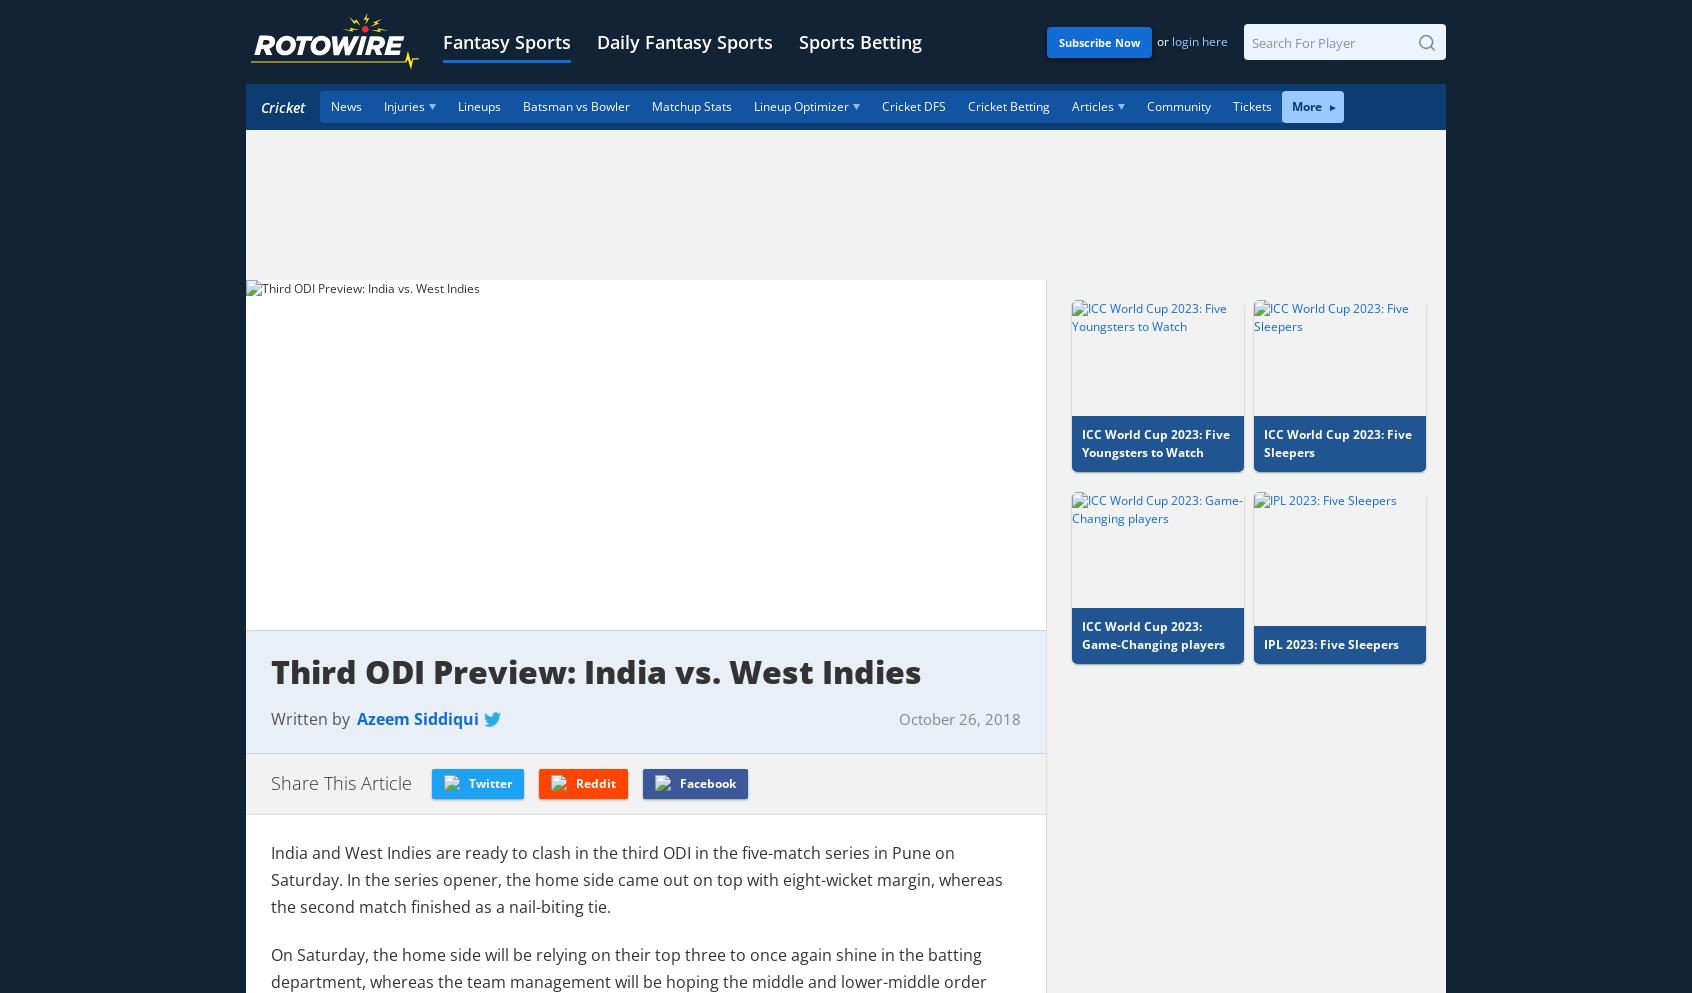  What do you see at coordinates (594, 42) in the screenshot?
I see `'Daily Fantasy Sports'` at bounding box center [594, 42].